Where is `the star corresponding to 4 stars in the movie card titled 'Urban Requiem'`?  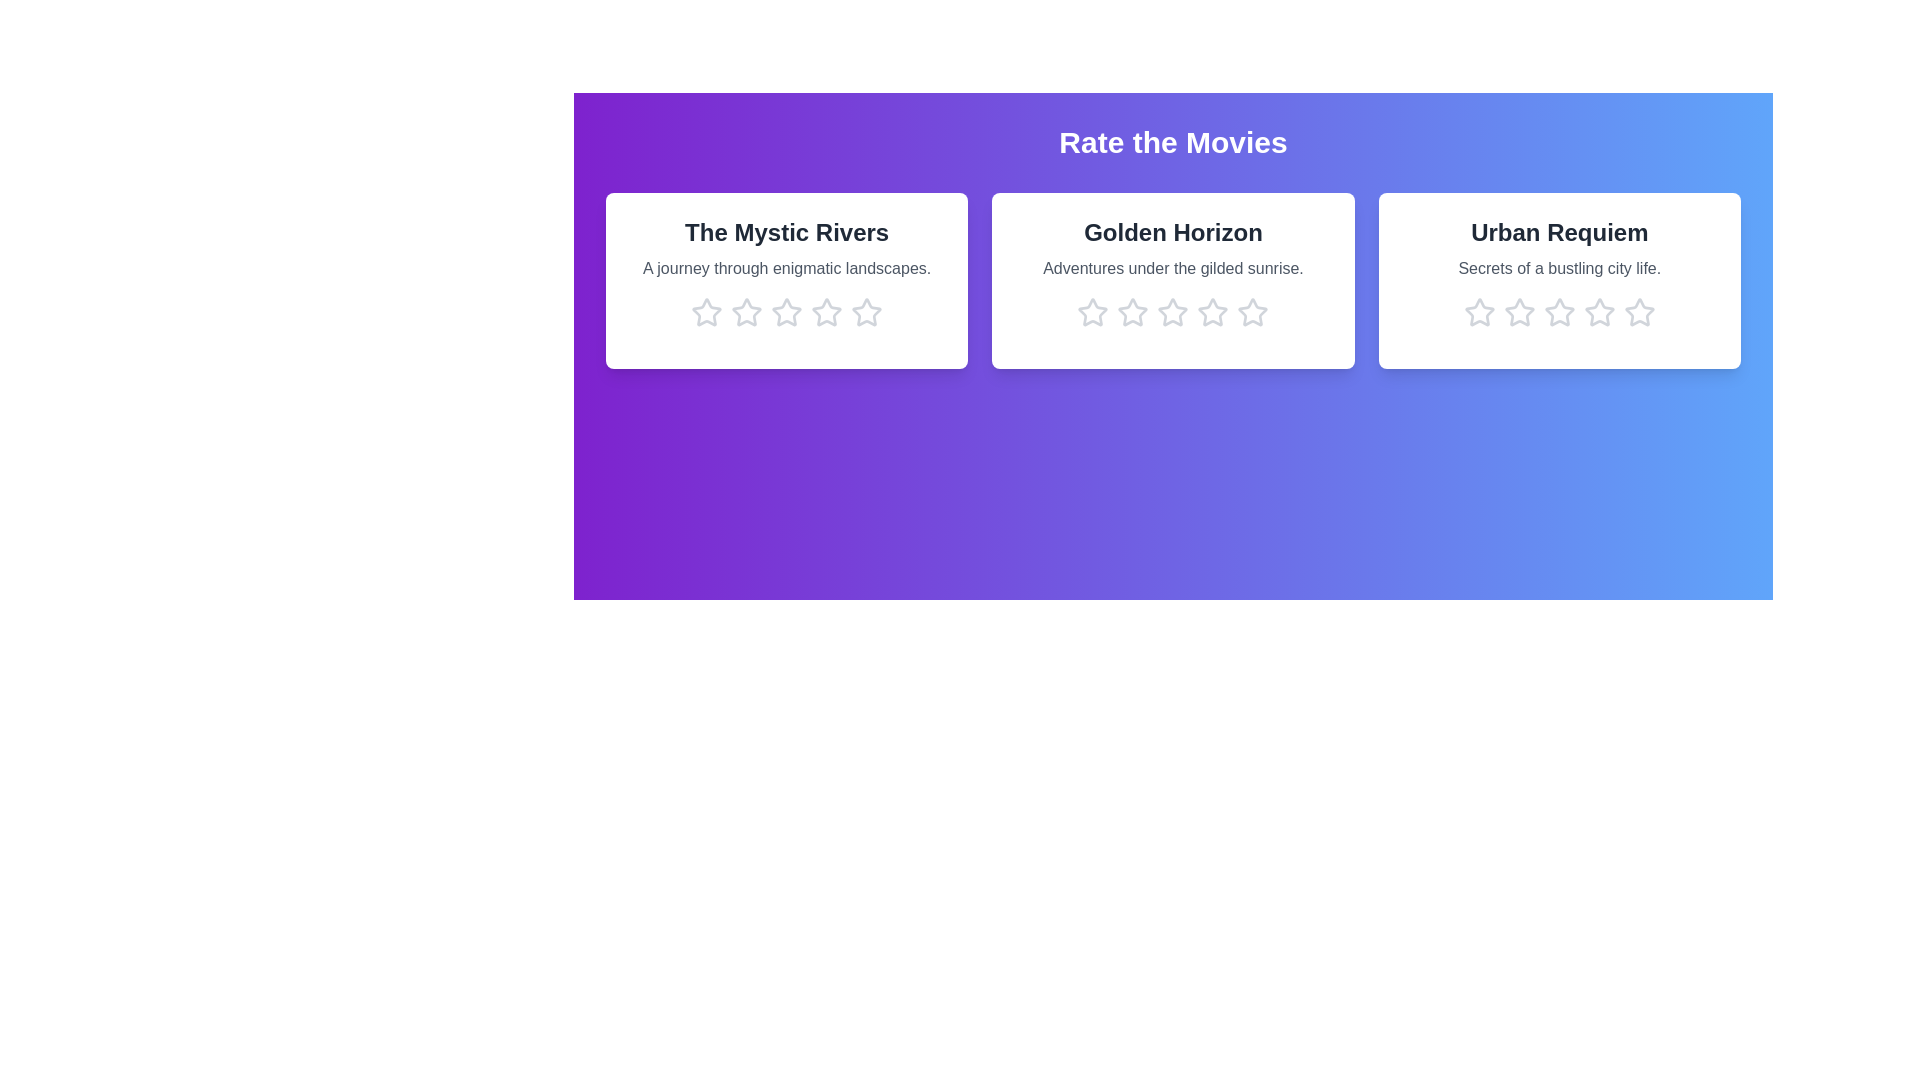 the star corresponding to 4 stars in the movie card titled 'Urban Requiem' is located at coordinates (1598, 312).